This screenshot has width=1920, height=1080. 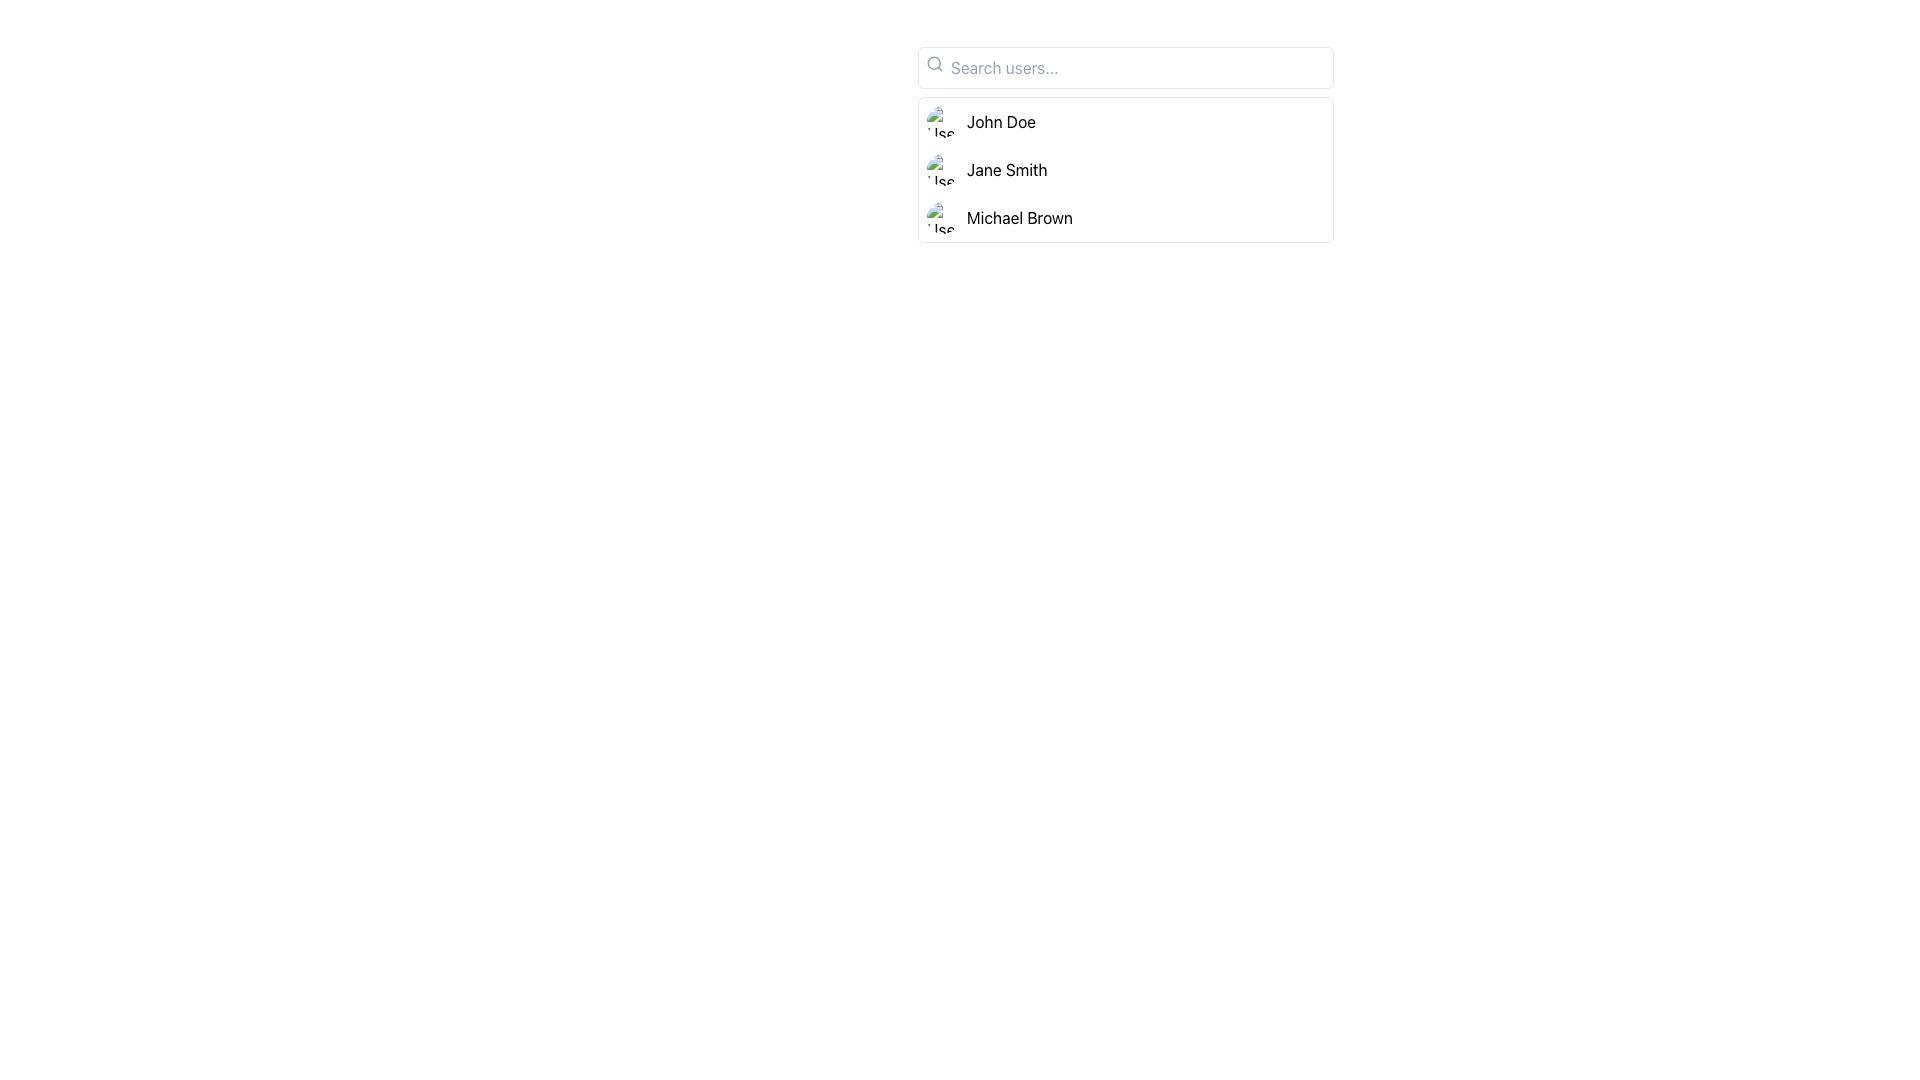 I want to click on the text display element showing the name 'Jane Smith' which is part of a user list and is positioned to the right of a circular profile image, so click(x=1007, y=168).